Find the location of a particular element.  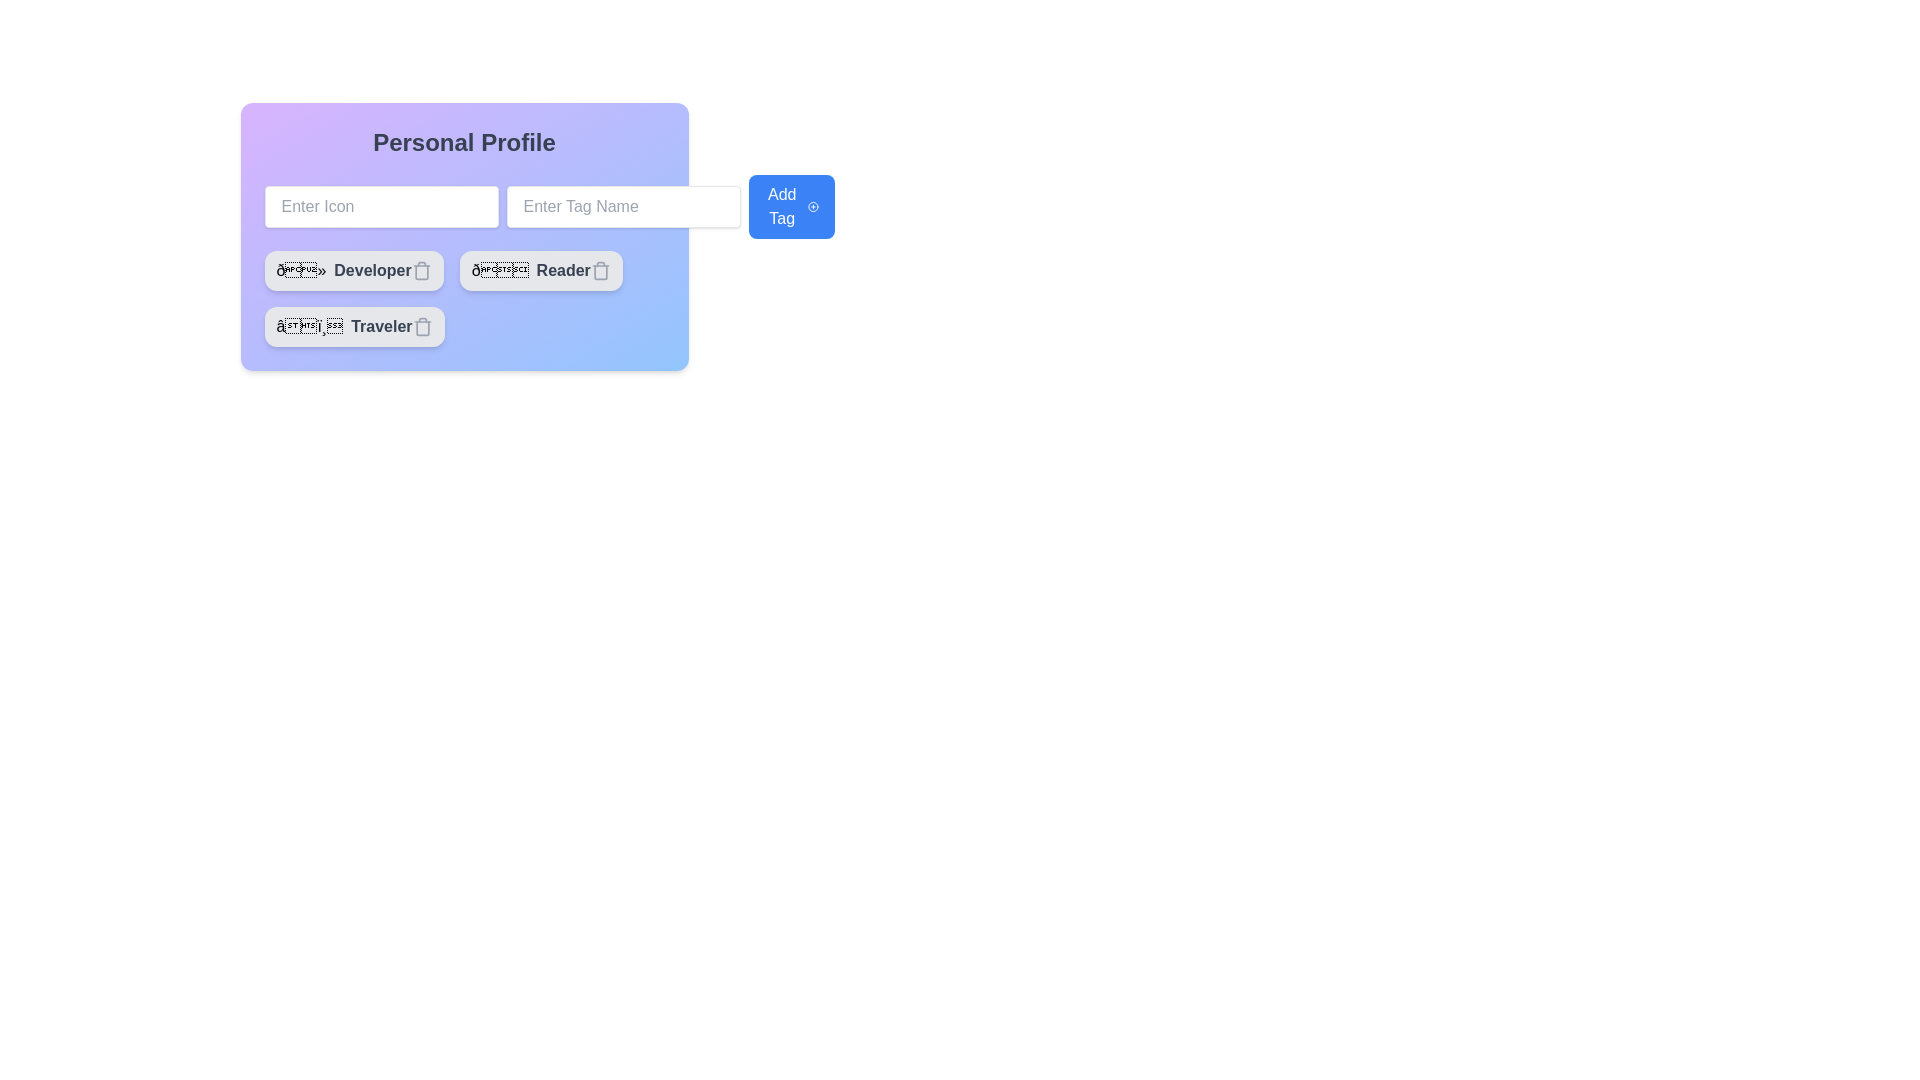

the trash can icon element that is part of the 'Traveler' tag in the UI panel, which is used for delete actions is located at coordinates (421, 327).